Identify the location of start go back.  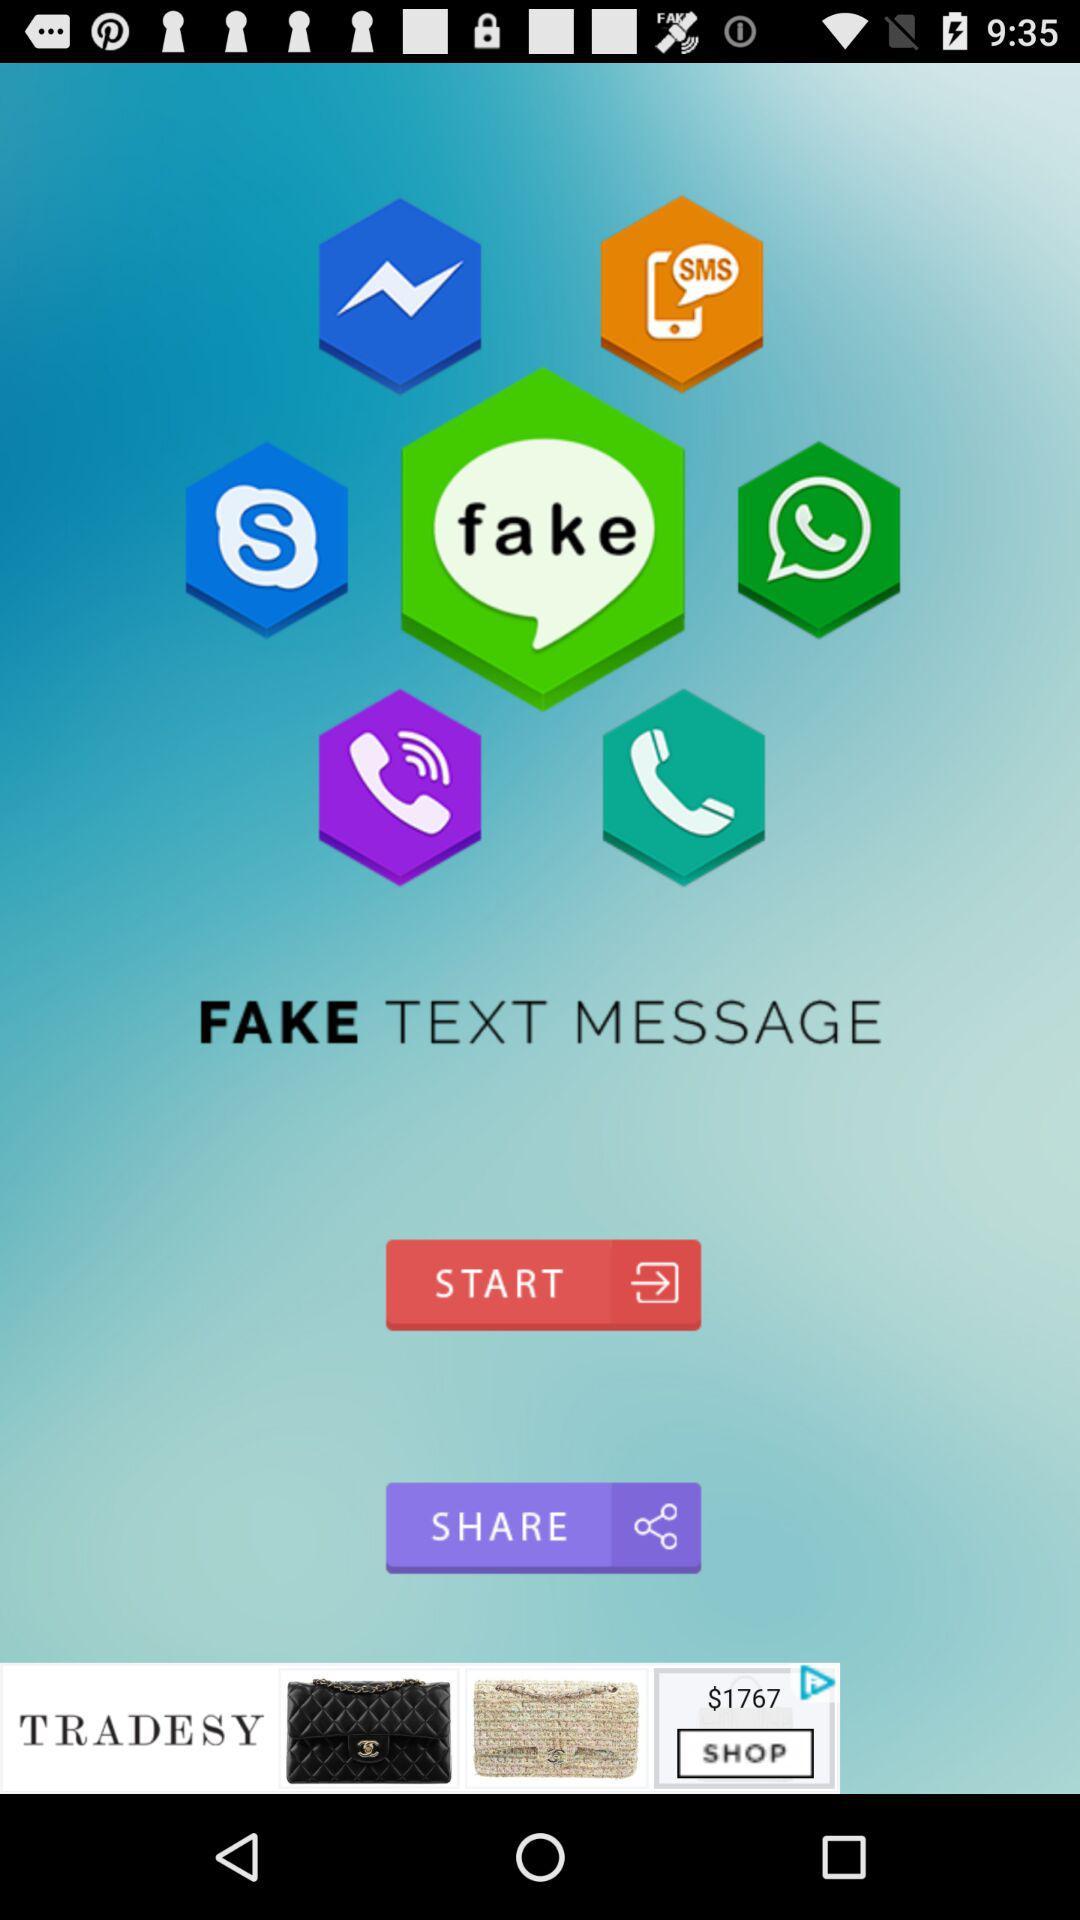
(540, 1285).